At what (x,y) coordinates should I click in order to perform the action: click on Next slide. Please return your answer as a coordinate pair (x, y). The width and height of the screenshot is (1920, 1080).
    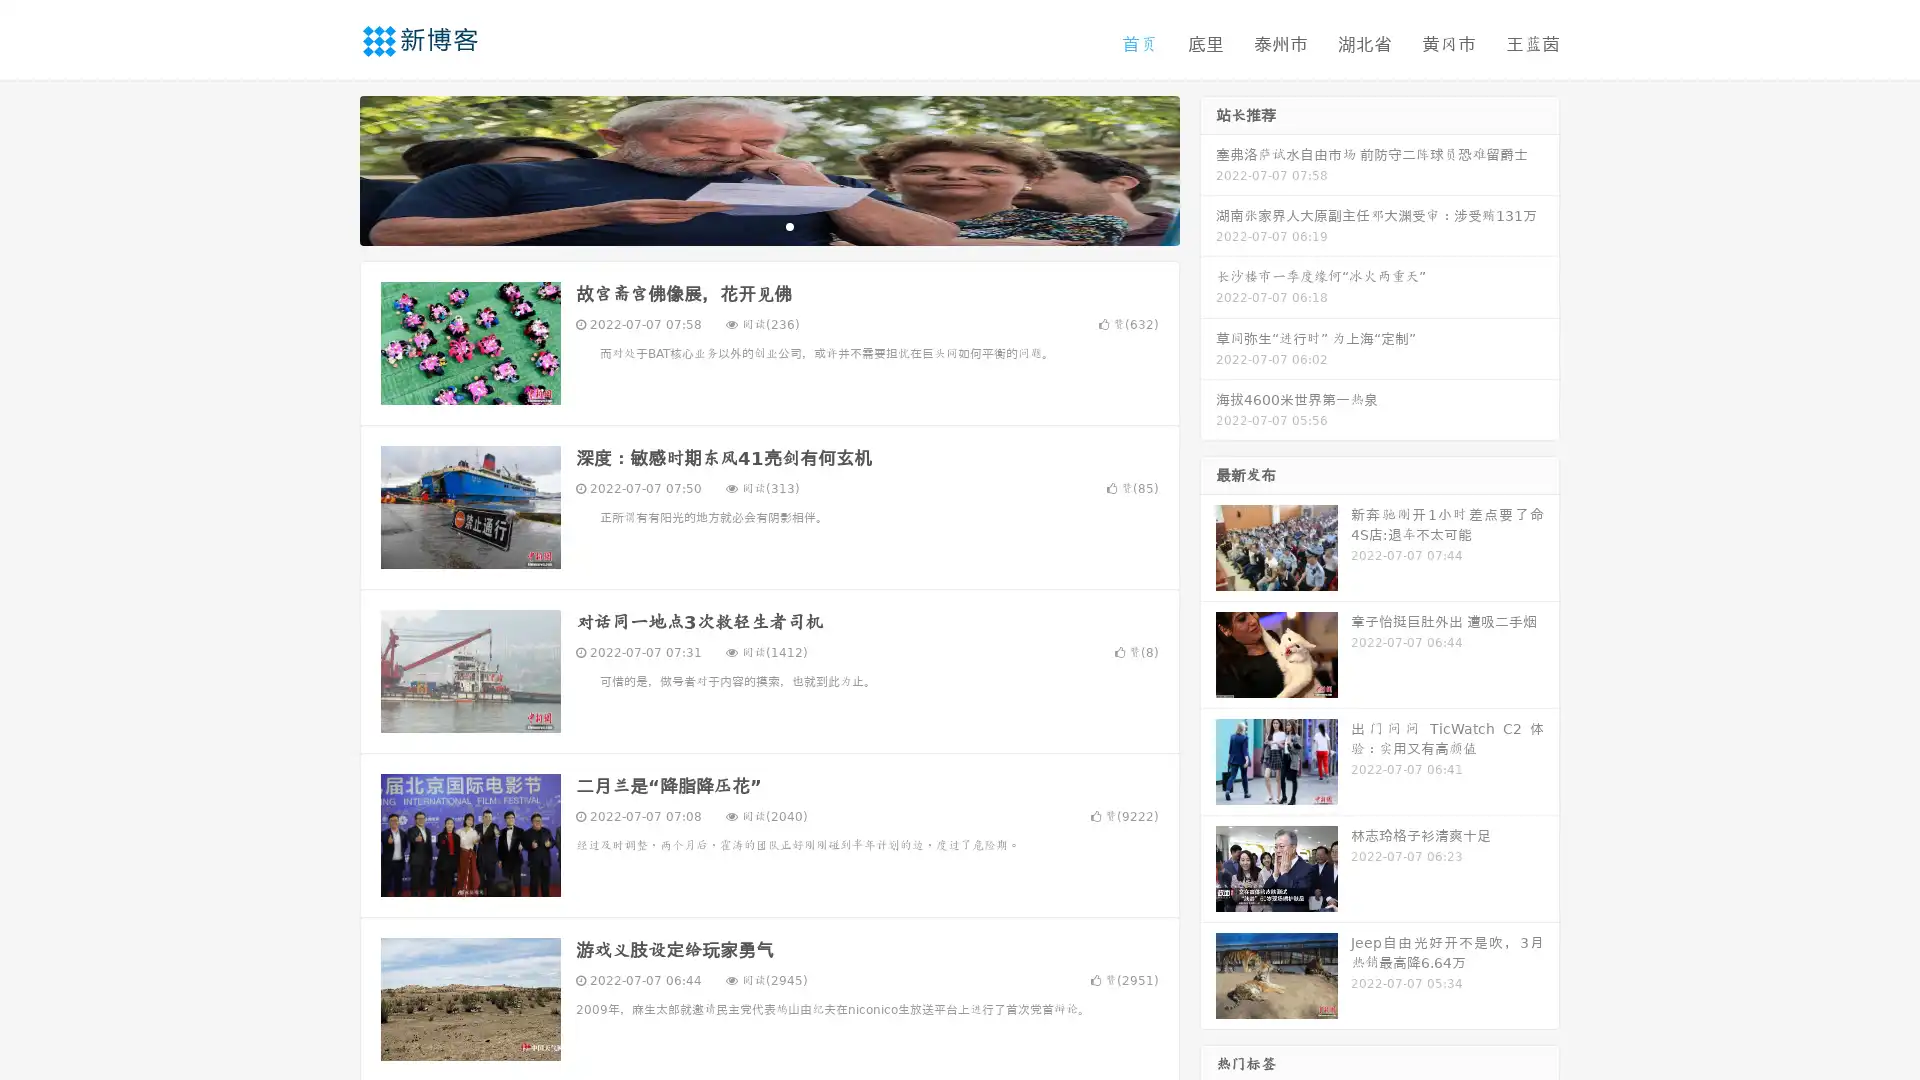
    Looking at the image, I should click on (1208, 168).